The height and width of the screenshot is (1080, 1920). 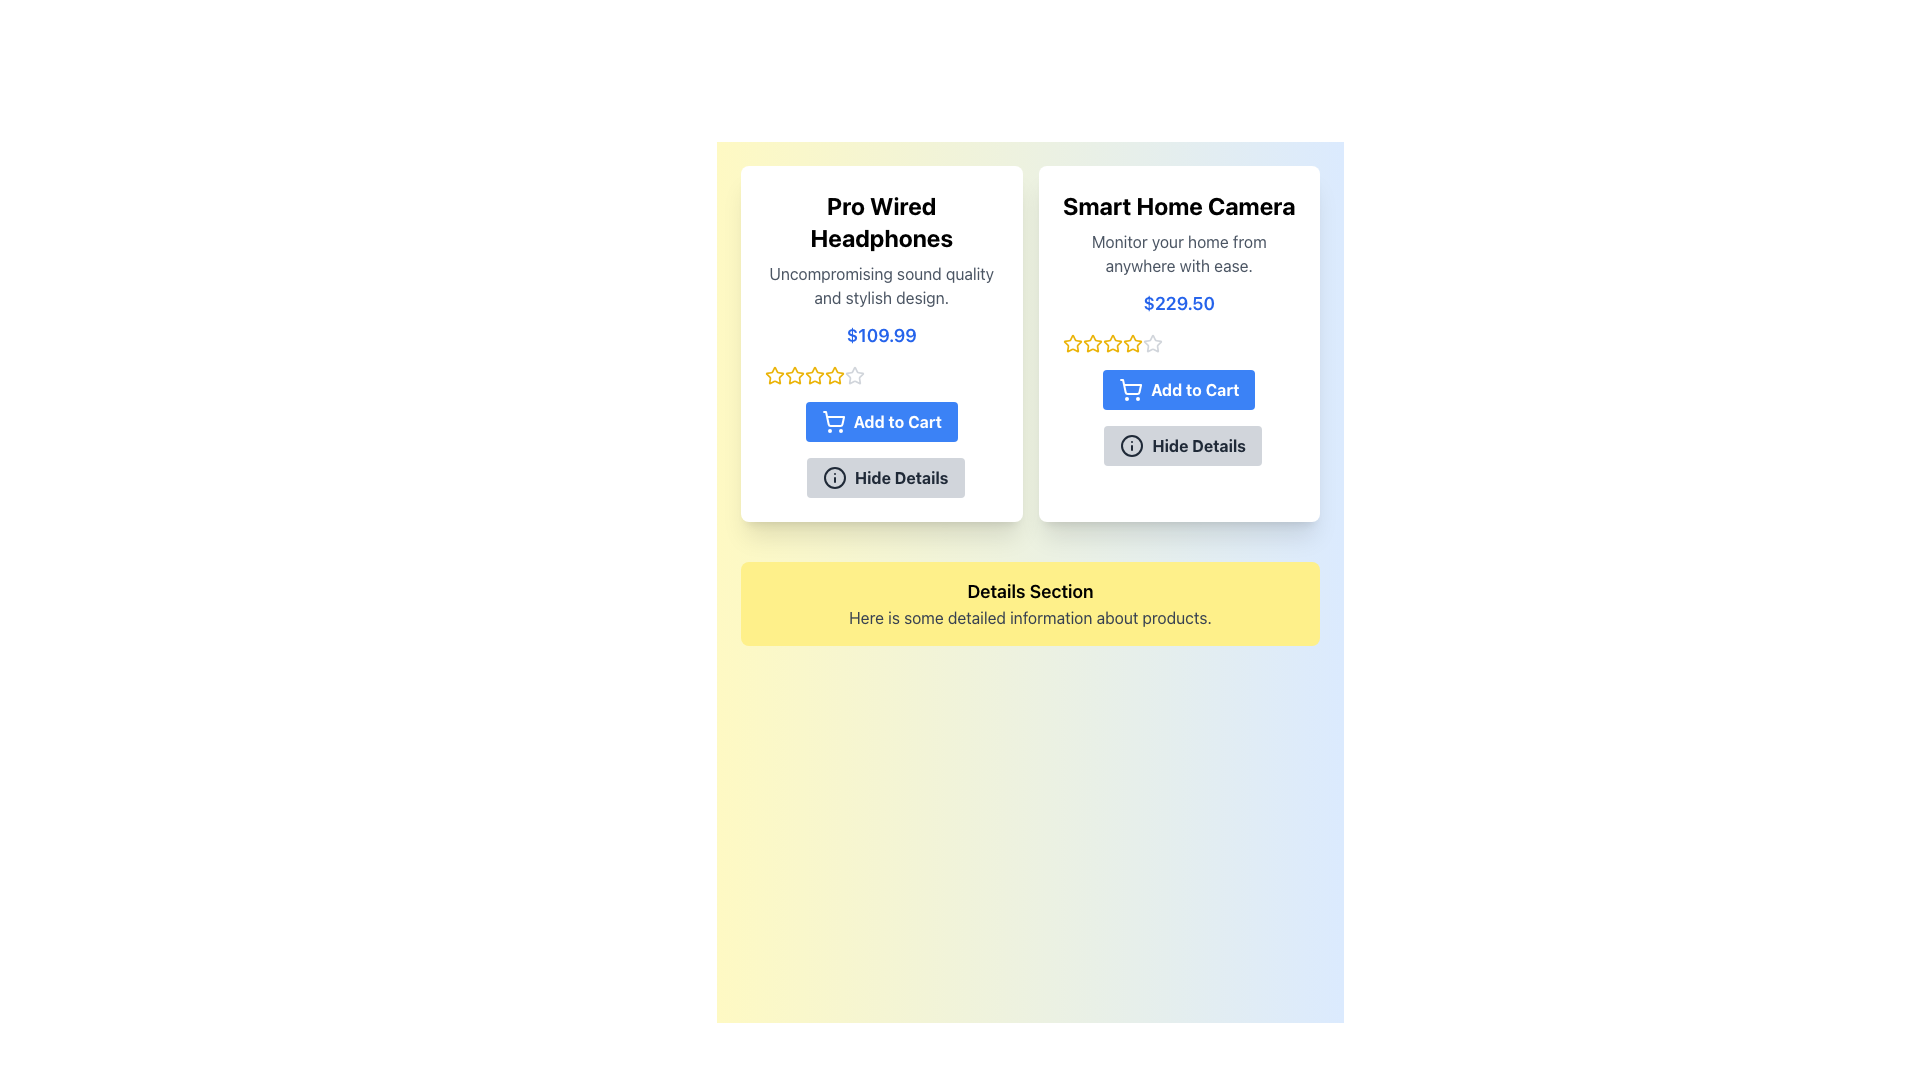 What do you see at coordinates (1111, 342) in the screenshot?
I see `the fourth star icon used for rating in the Smart Home Camera product card` at bounding box center [1111, 342].